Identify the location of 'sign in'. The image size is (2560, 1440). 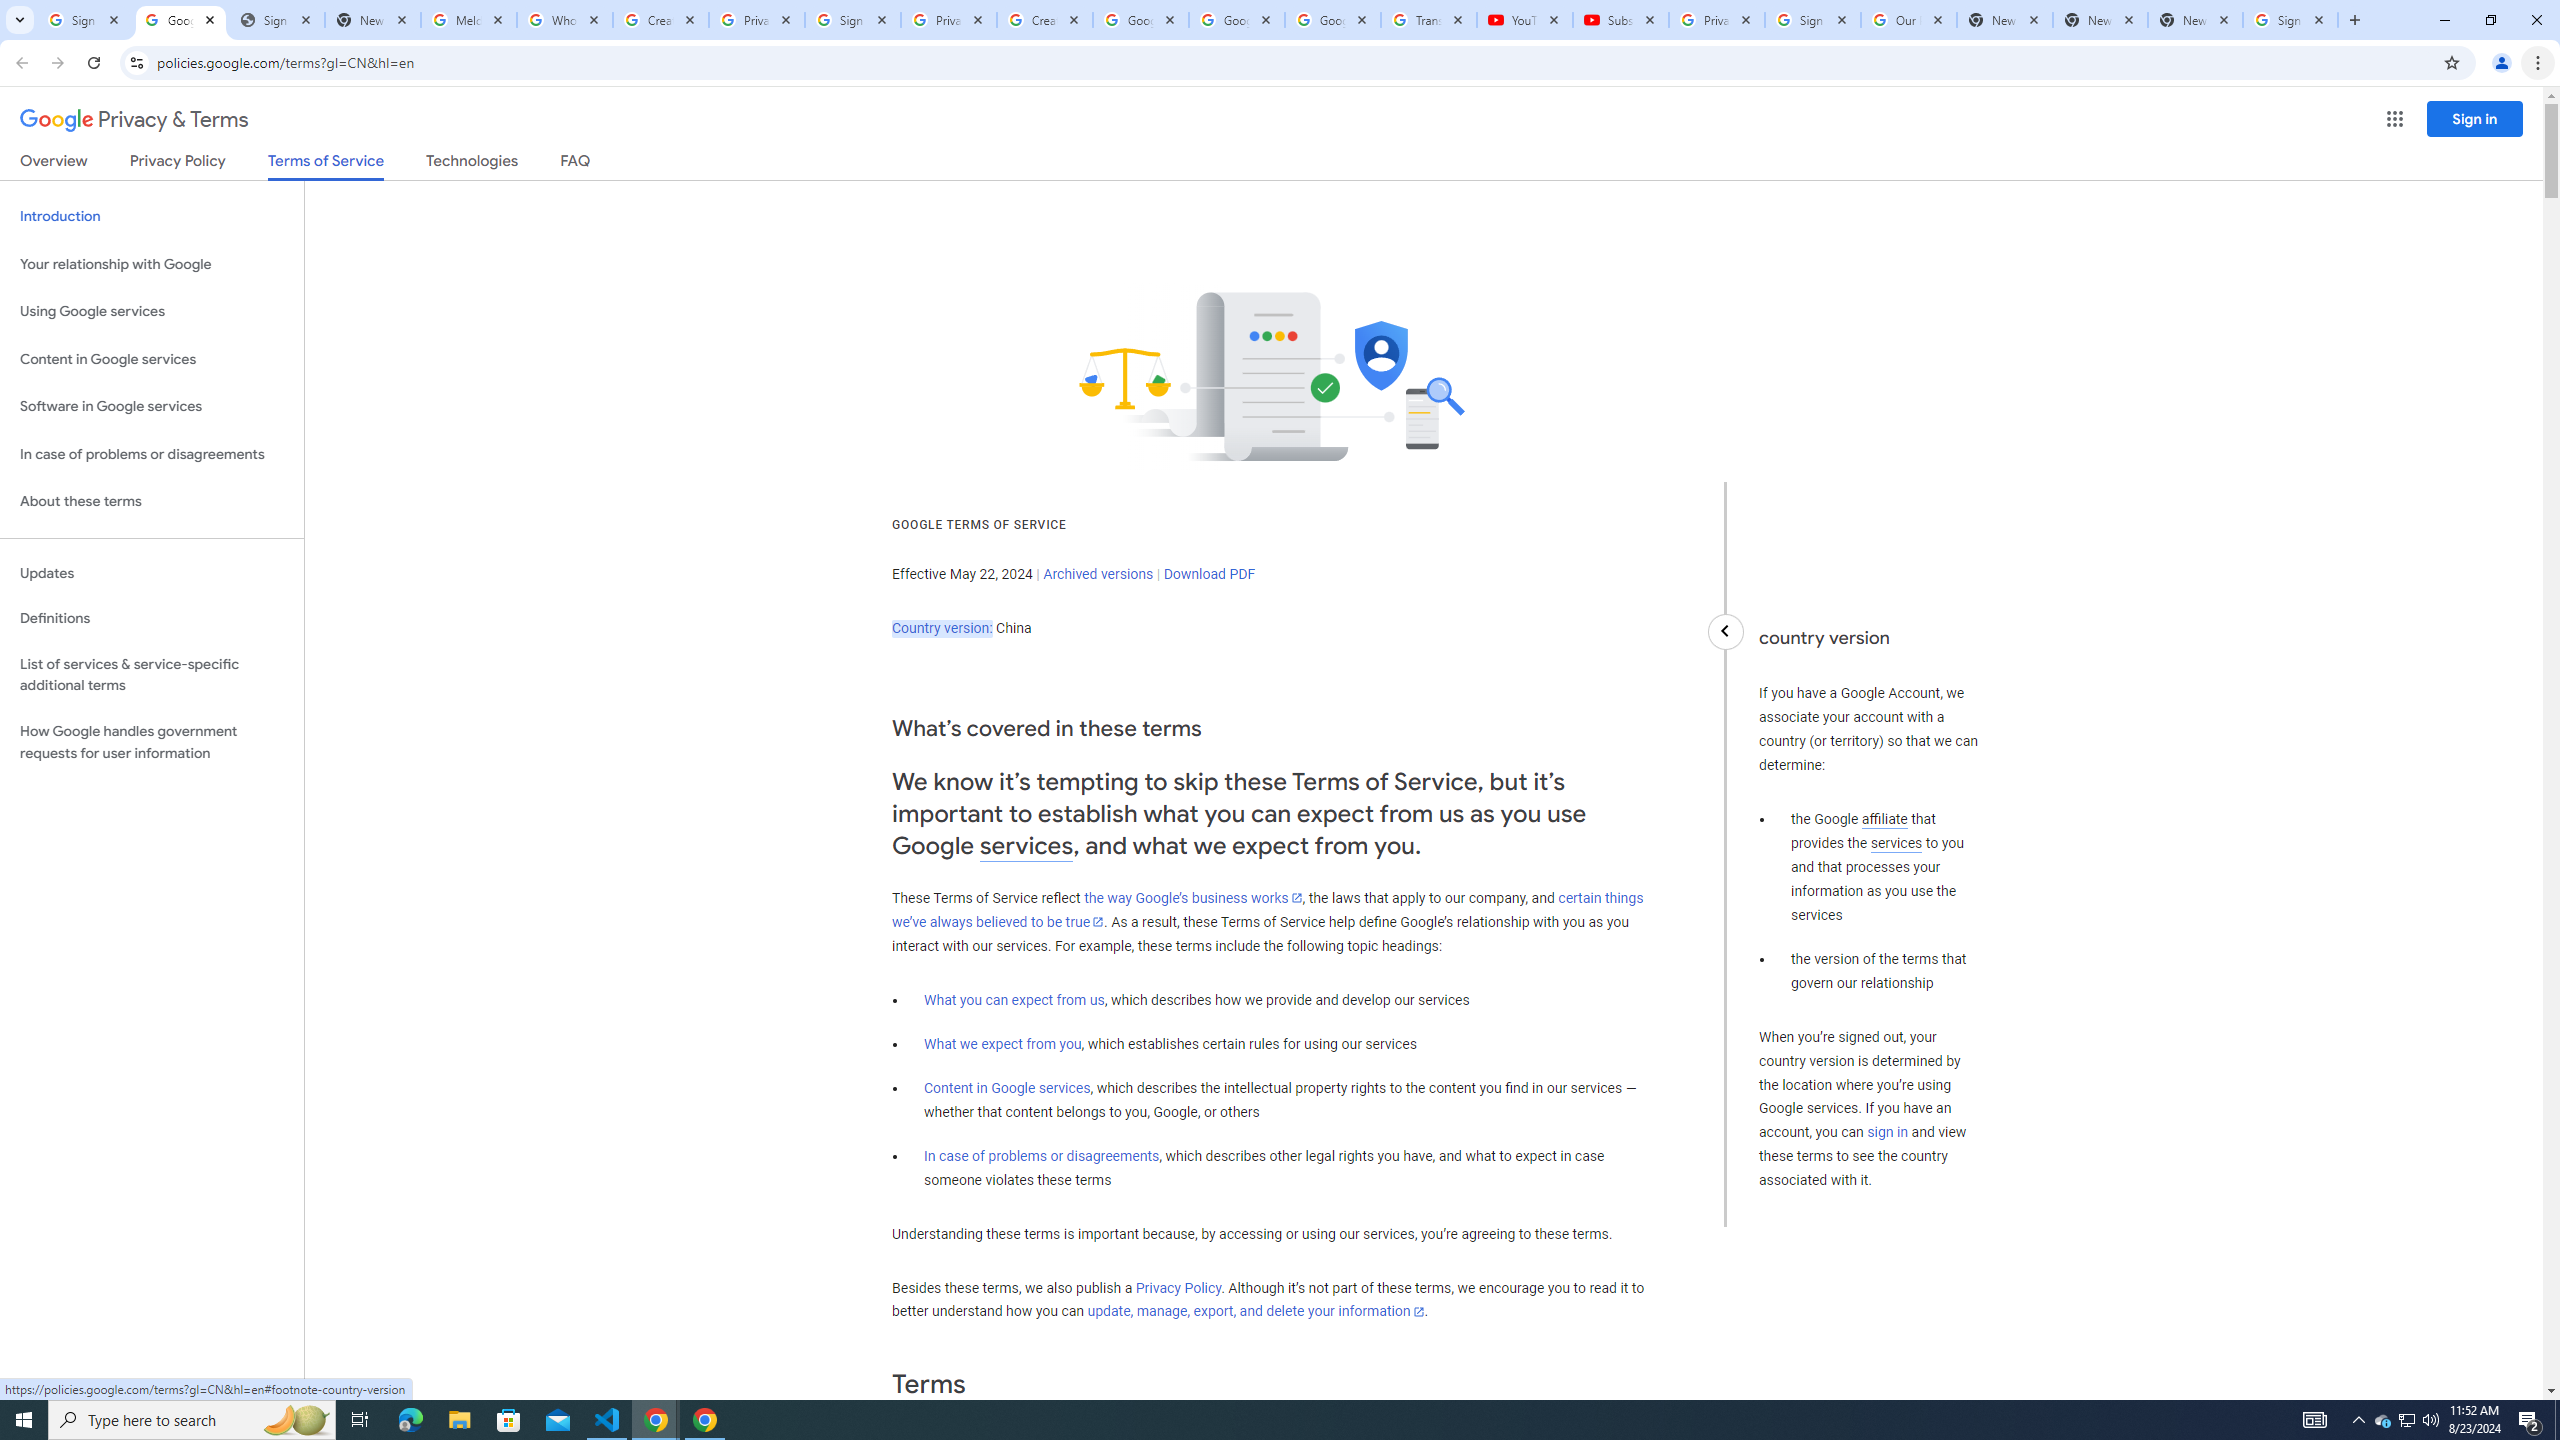
(1887, 1133).